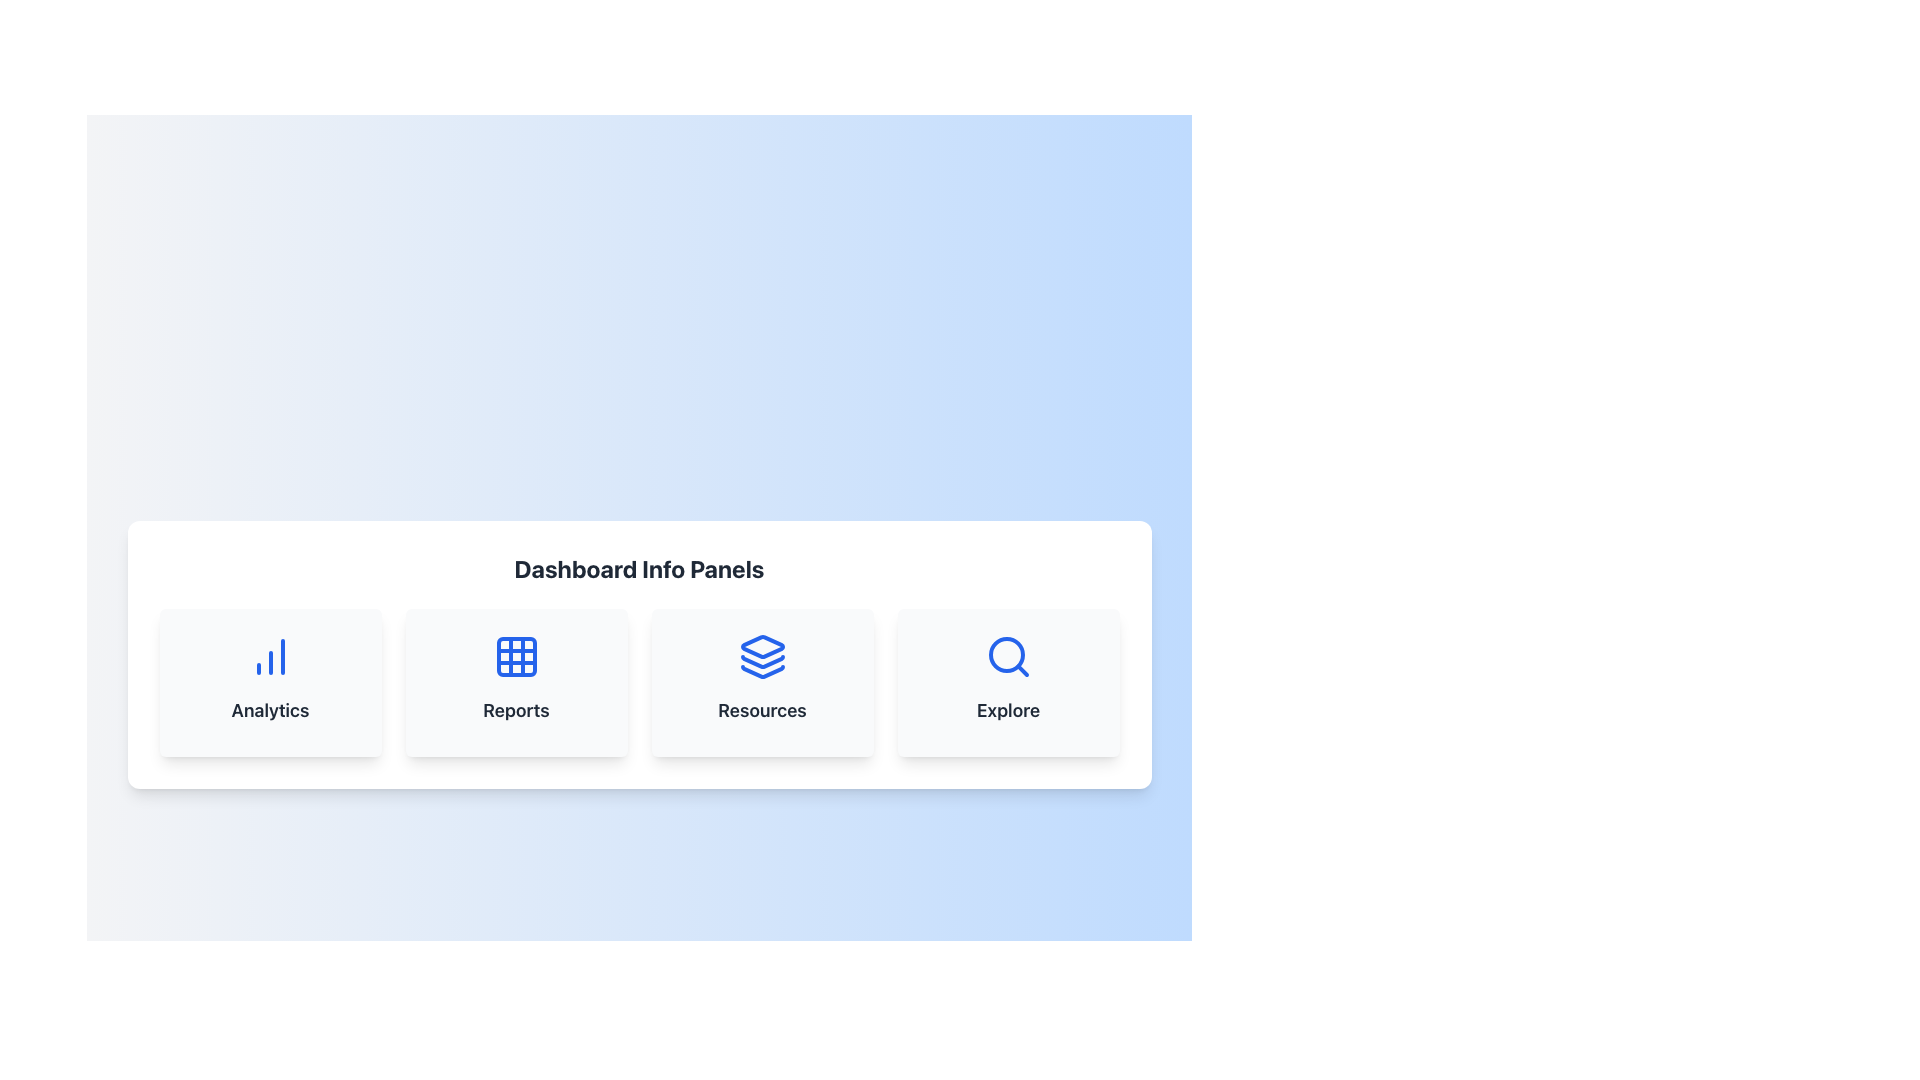 This screenshot has width=1920, height=1080. Describe the element at coordinates (1008, 681) in the screenshot. I see `the fourth card in the horizontal row, which features a blue magnifying glass icon and the text 'Explore'` at that location.